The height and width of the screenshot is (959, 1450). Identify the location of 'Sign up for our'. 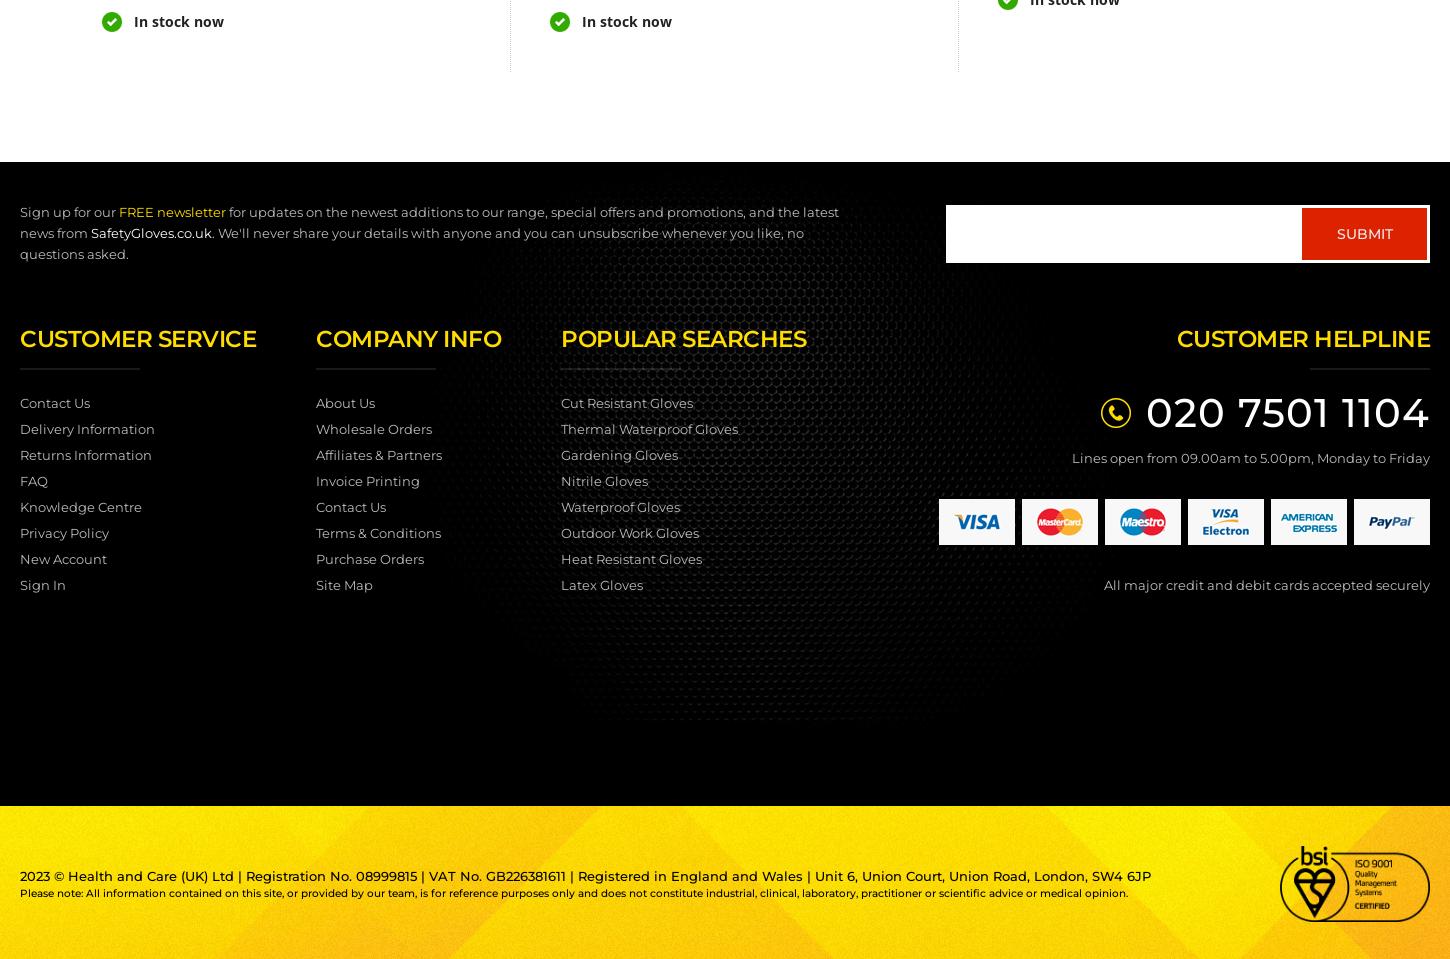
(69, 212).